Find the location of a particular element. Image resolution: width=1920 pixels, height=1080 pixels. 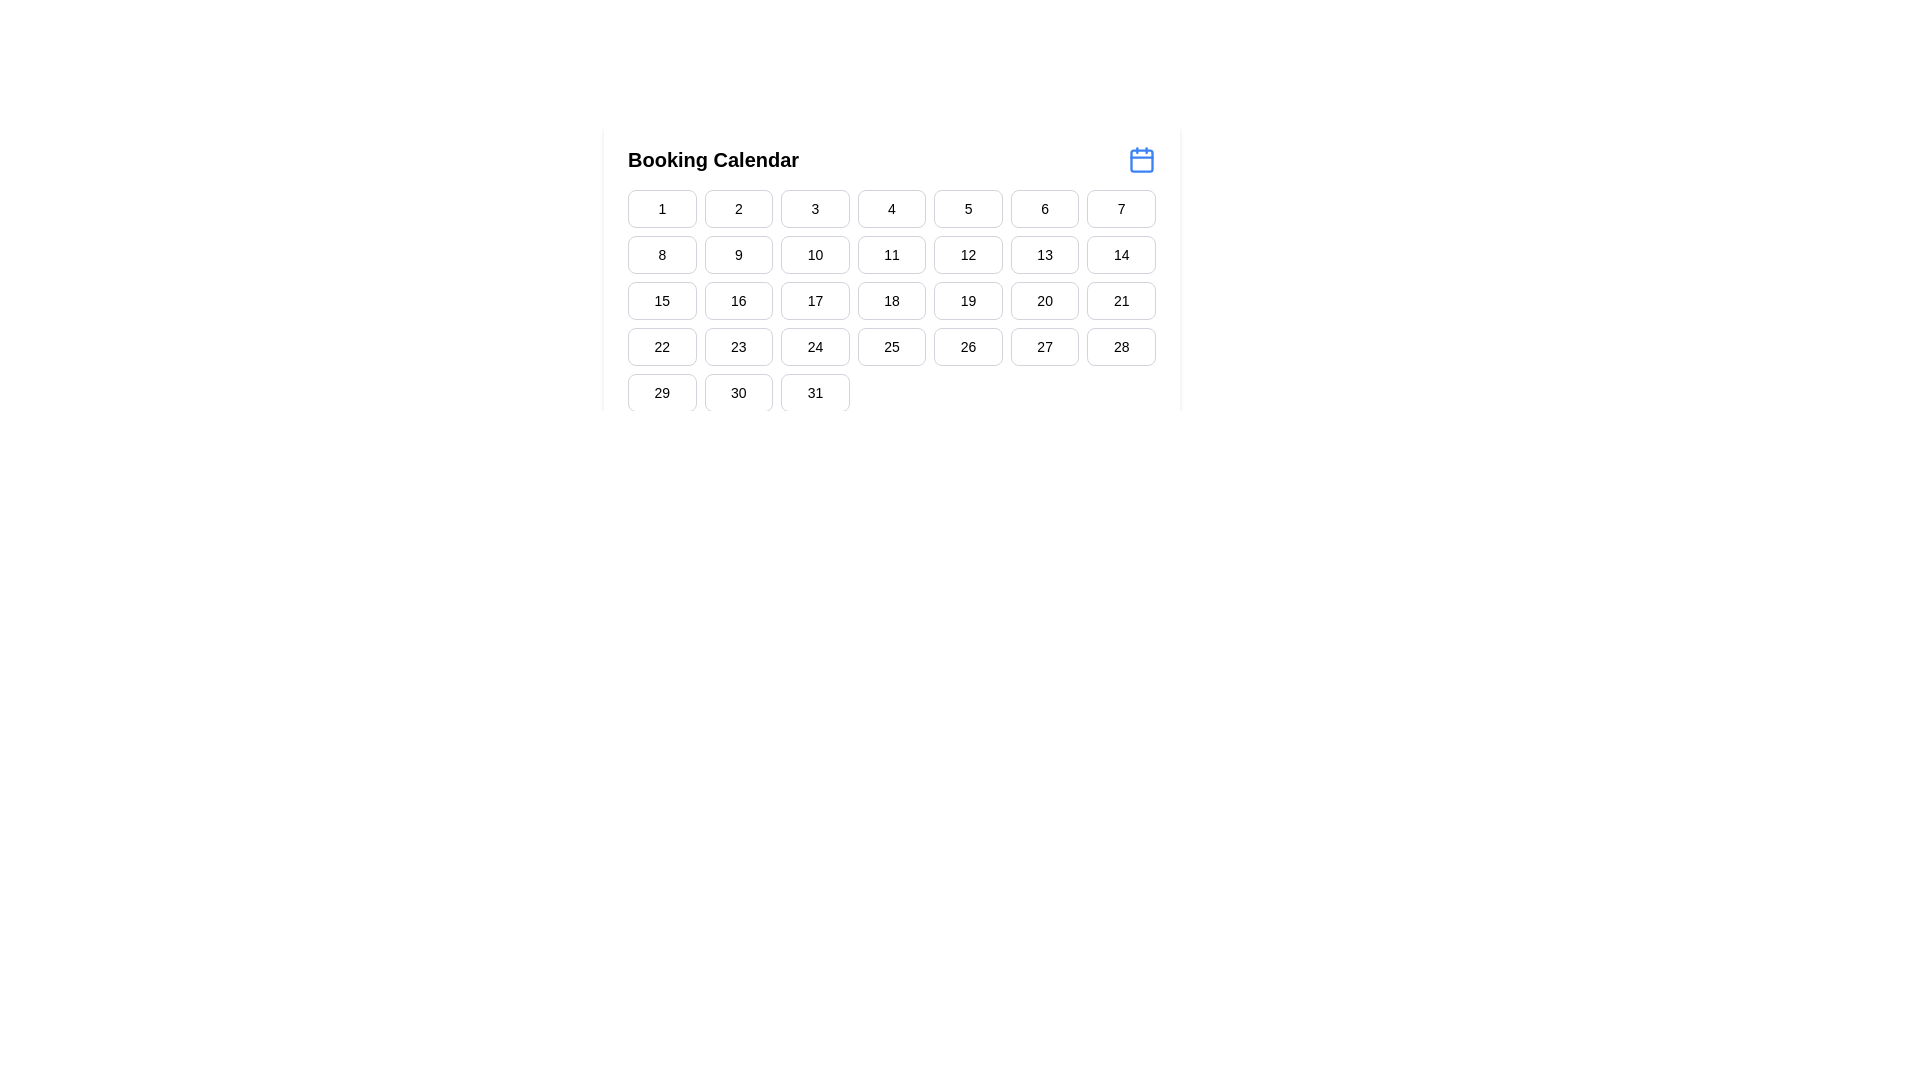

the button displaying the number '11' is located at coordinates (891, 253).